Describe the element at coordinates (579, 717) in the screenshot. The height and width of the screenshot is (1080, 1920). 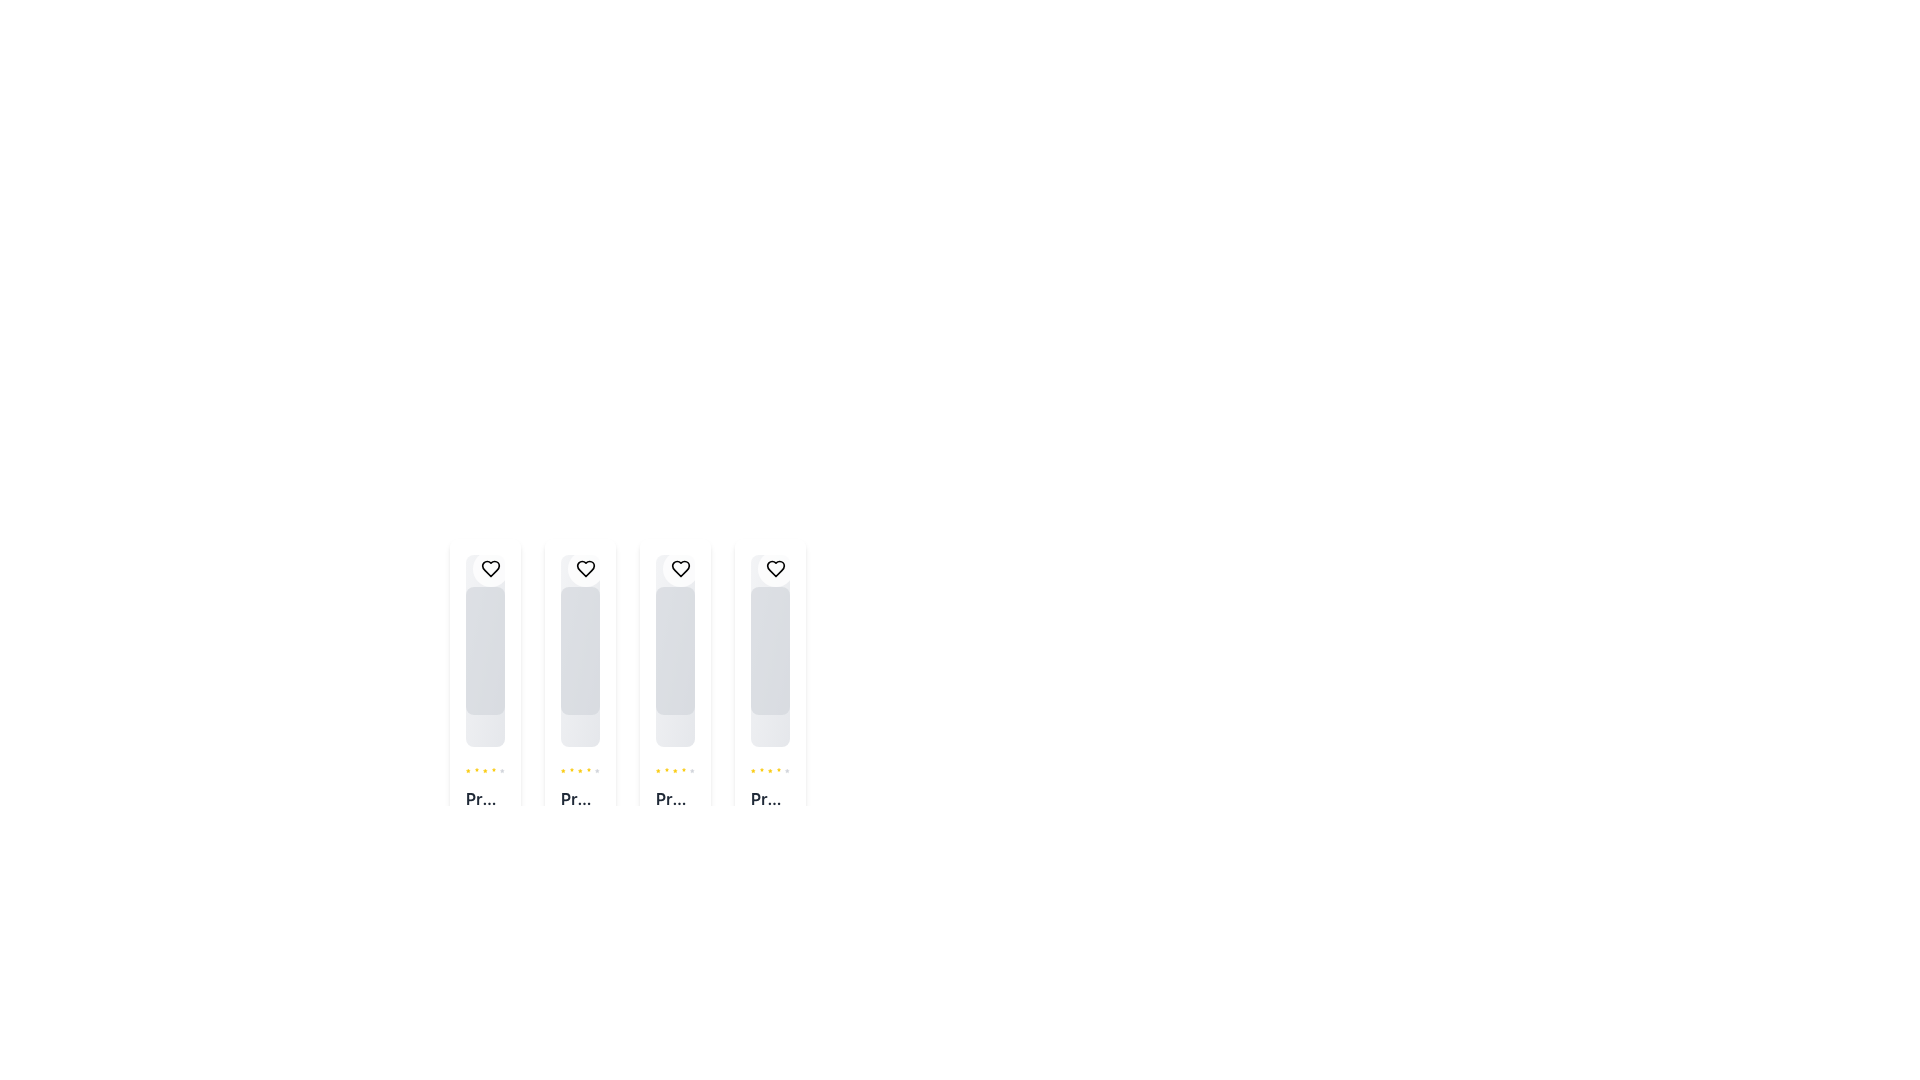
I see `the product card with a white background located in the second column of the grid layout` at that location.